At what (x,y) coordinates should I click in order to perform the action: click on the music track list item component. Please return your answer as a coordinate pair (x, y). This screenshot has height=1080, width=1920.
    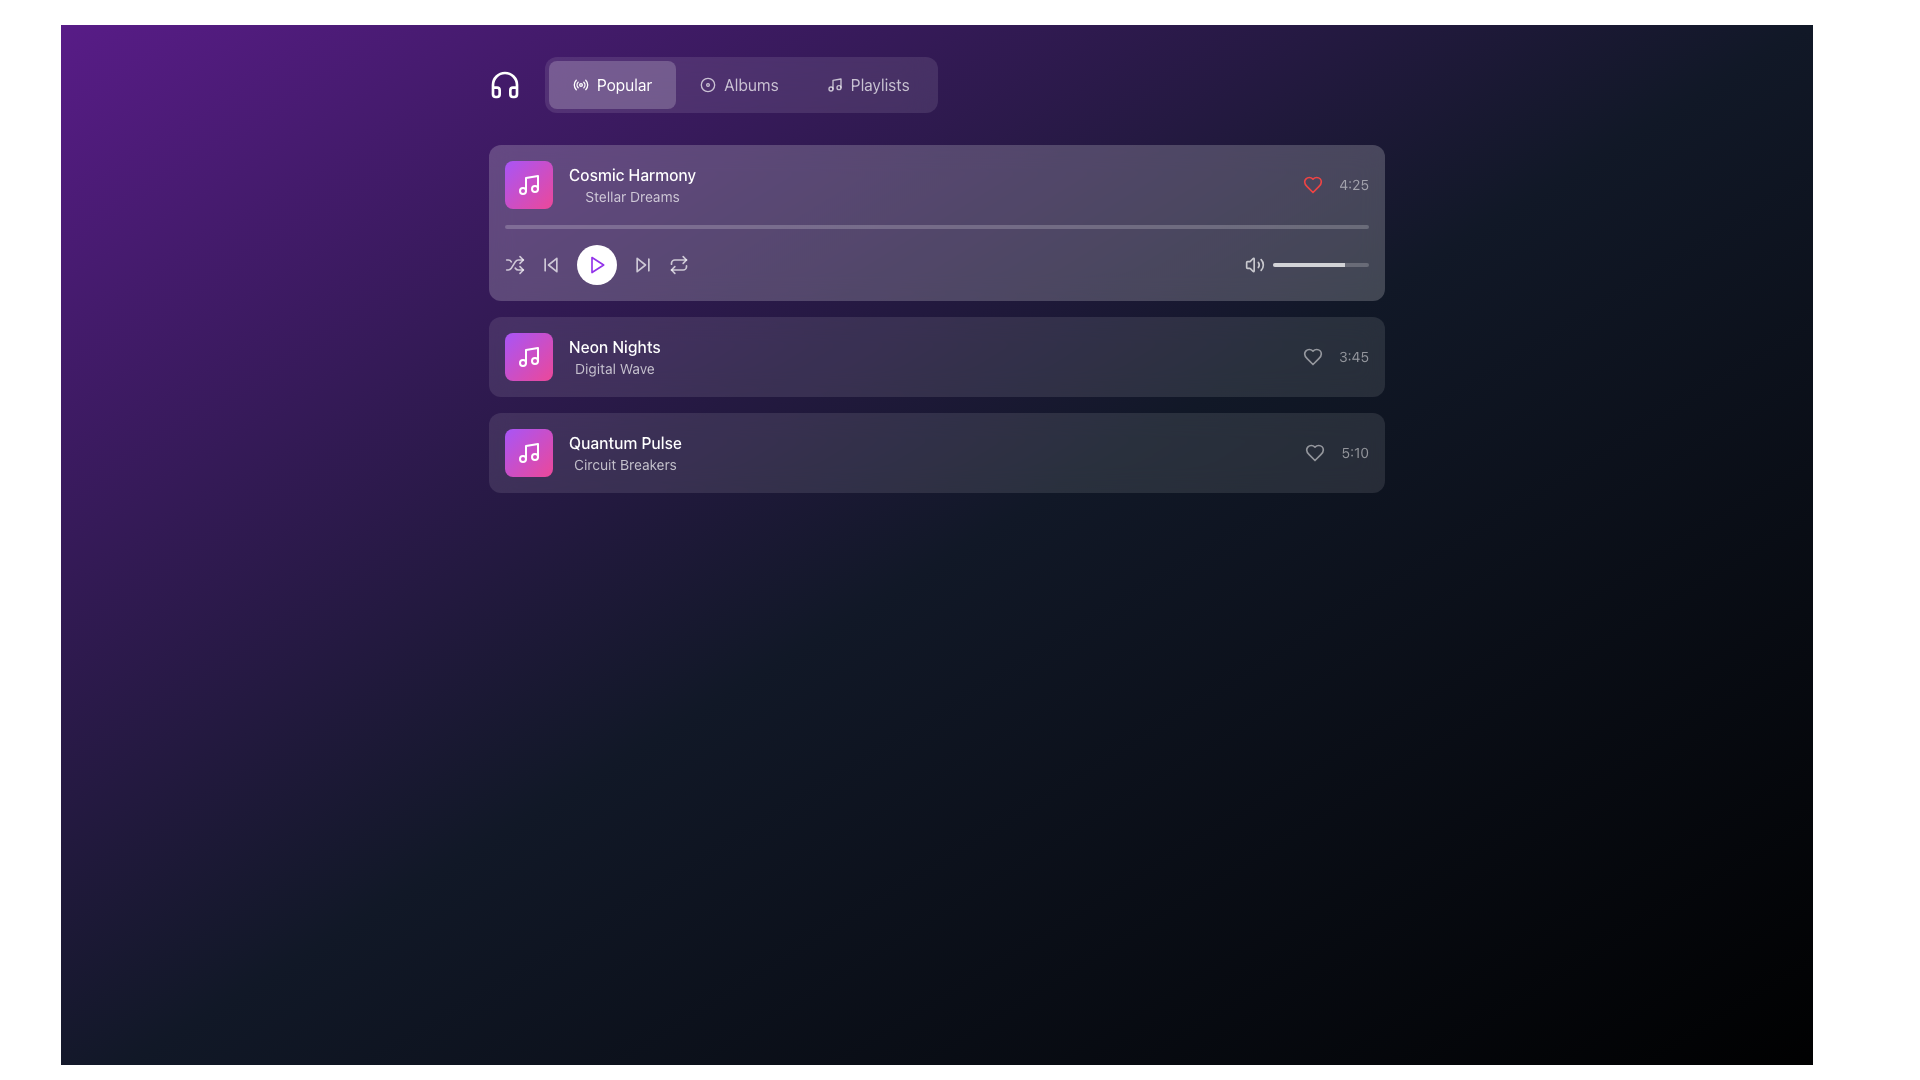
    Looking at the image, I should click on (935, 185).